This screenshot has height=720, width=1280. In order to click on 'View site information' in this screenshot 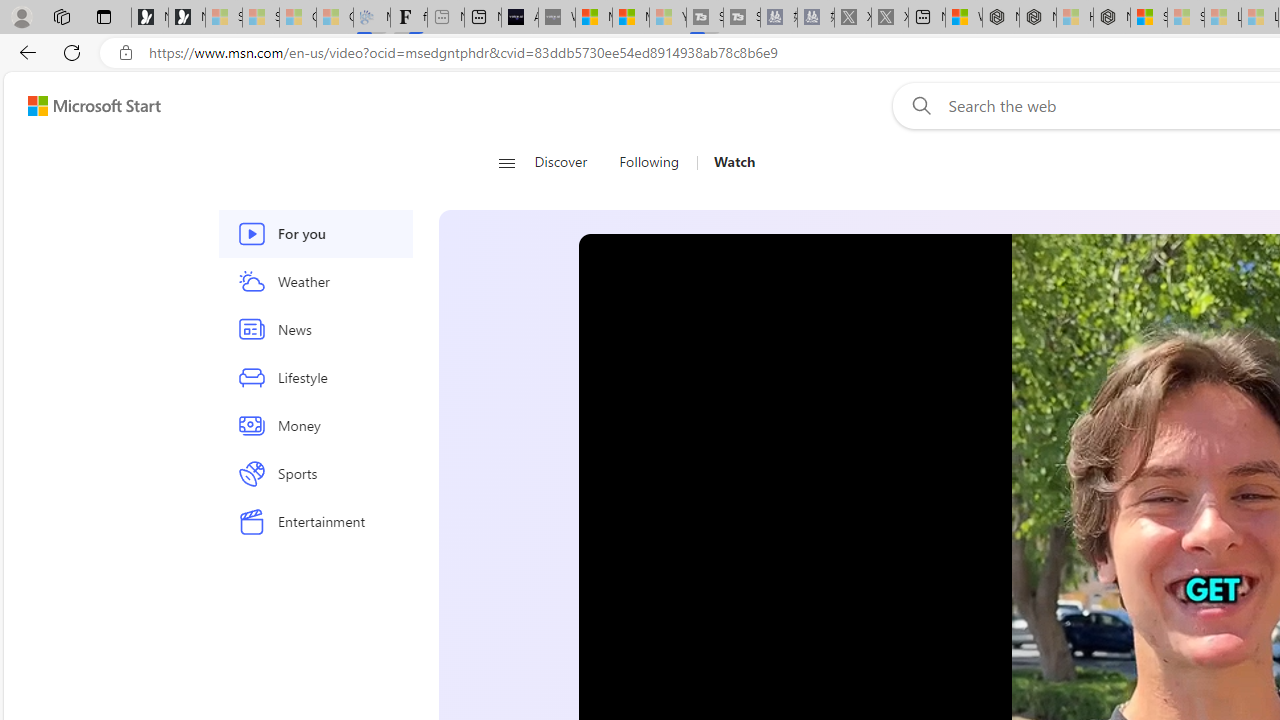, I will do `click(125, 52)`.